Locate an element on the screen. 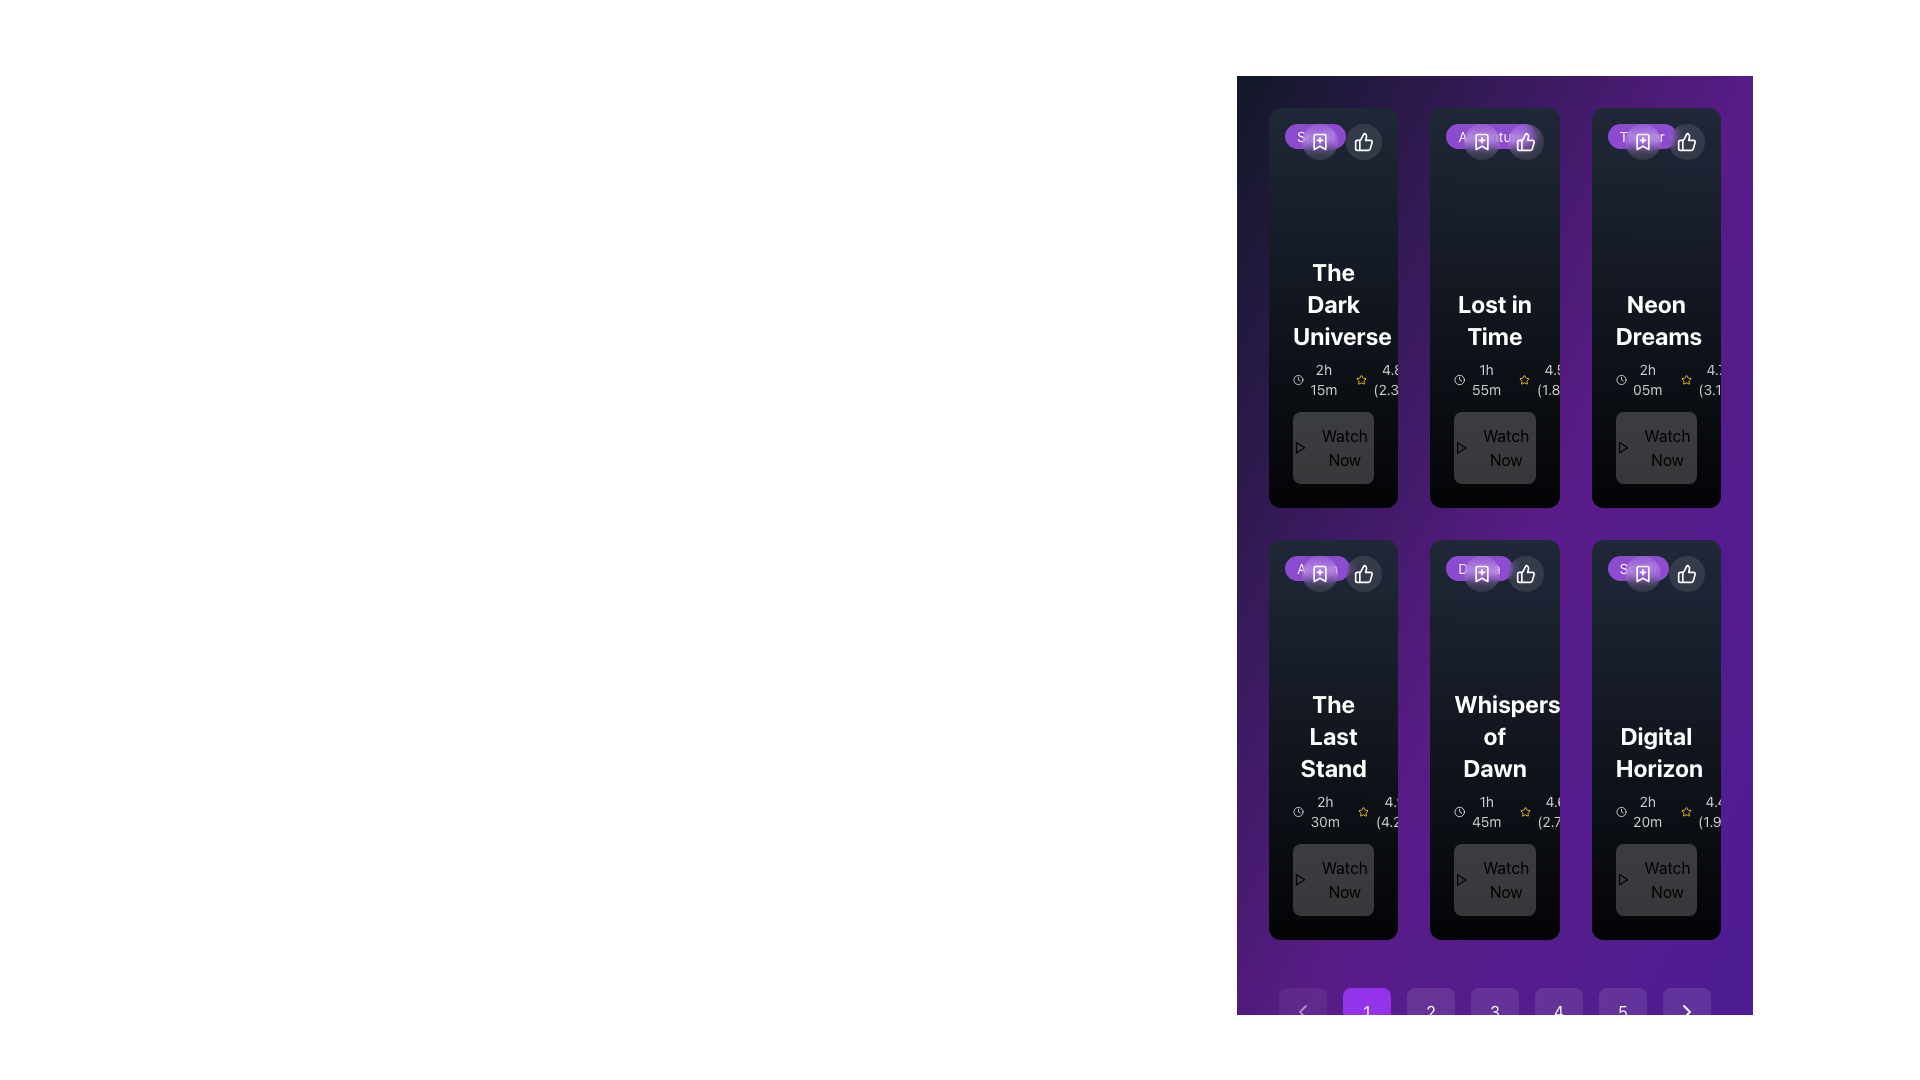 The image size is (1920, 1080). the circular button with a white bookmark icon on a purple background to bookmark the content is located at coordinates (1481, 141).